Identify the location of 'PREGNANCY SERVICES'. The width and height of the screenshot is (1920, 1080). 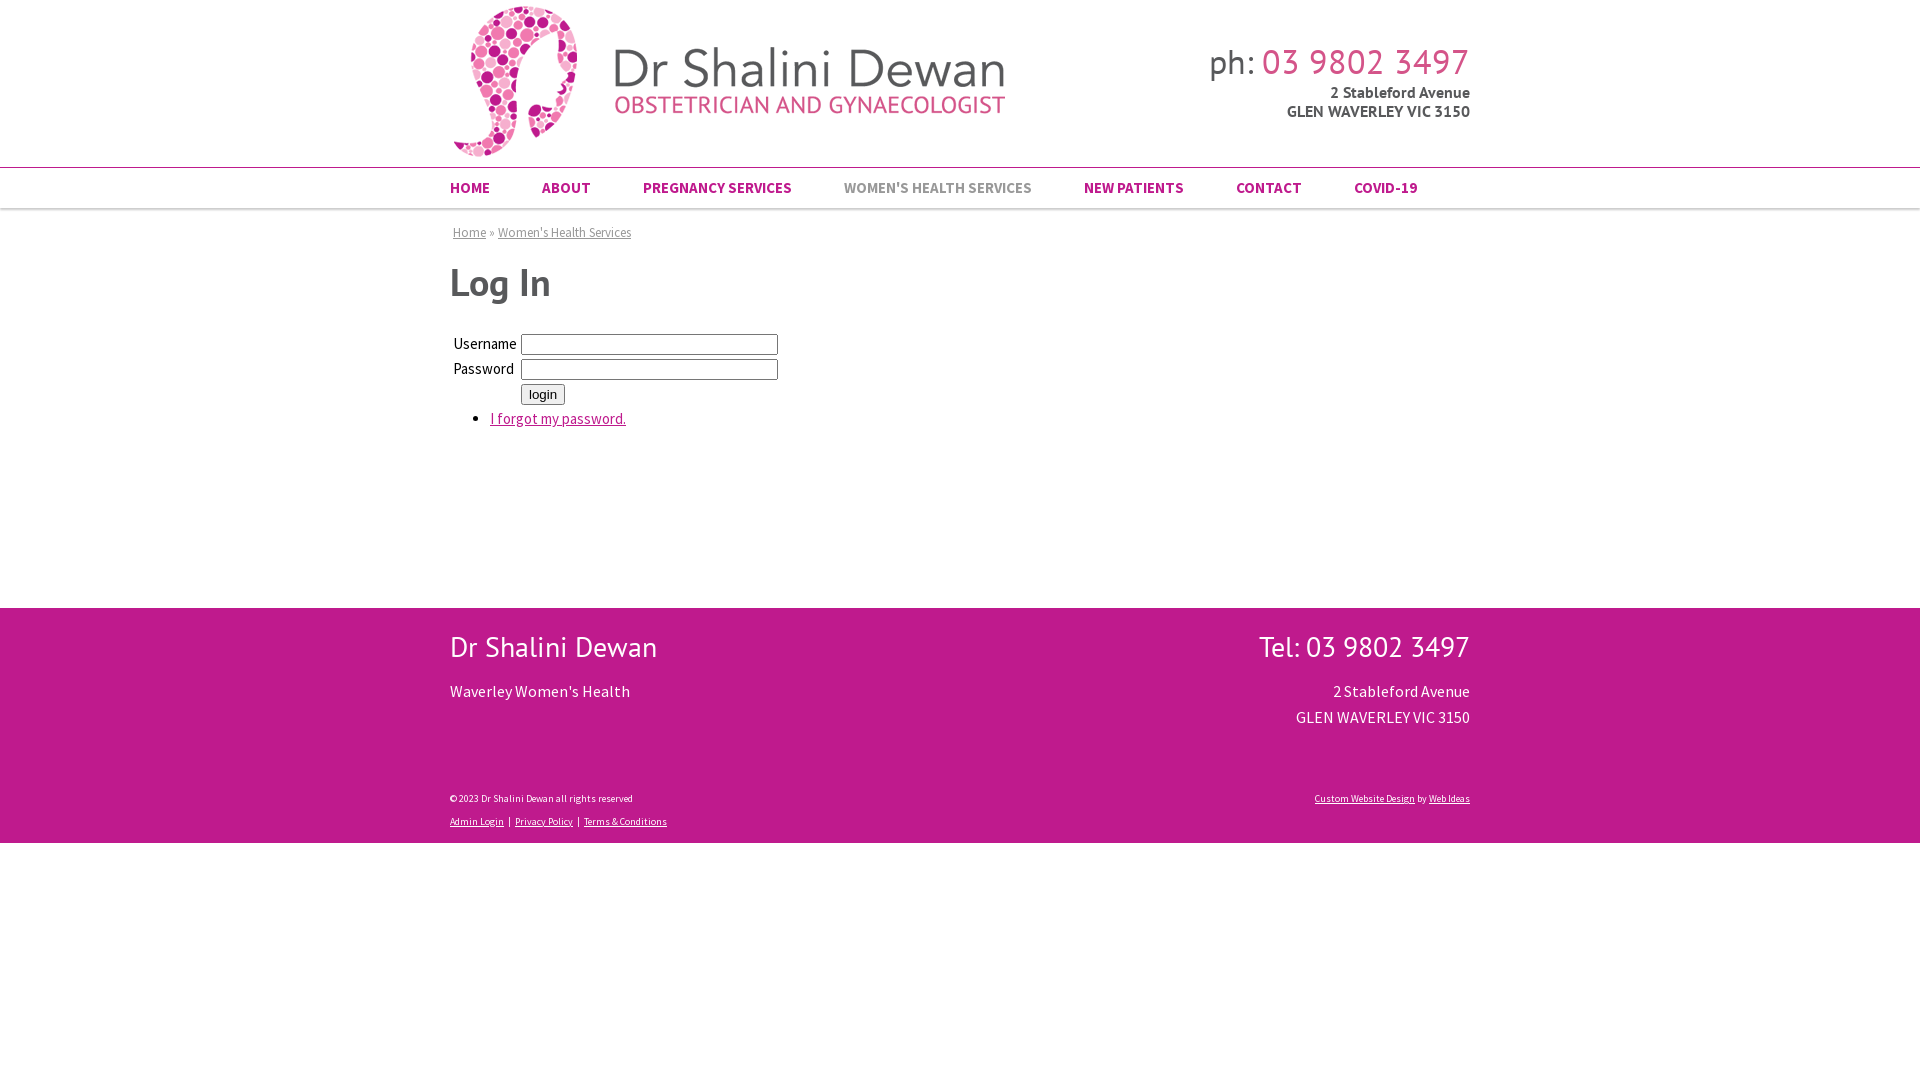
(616, 188).